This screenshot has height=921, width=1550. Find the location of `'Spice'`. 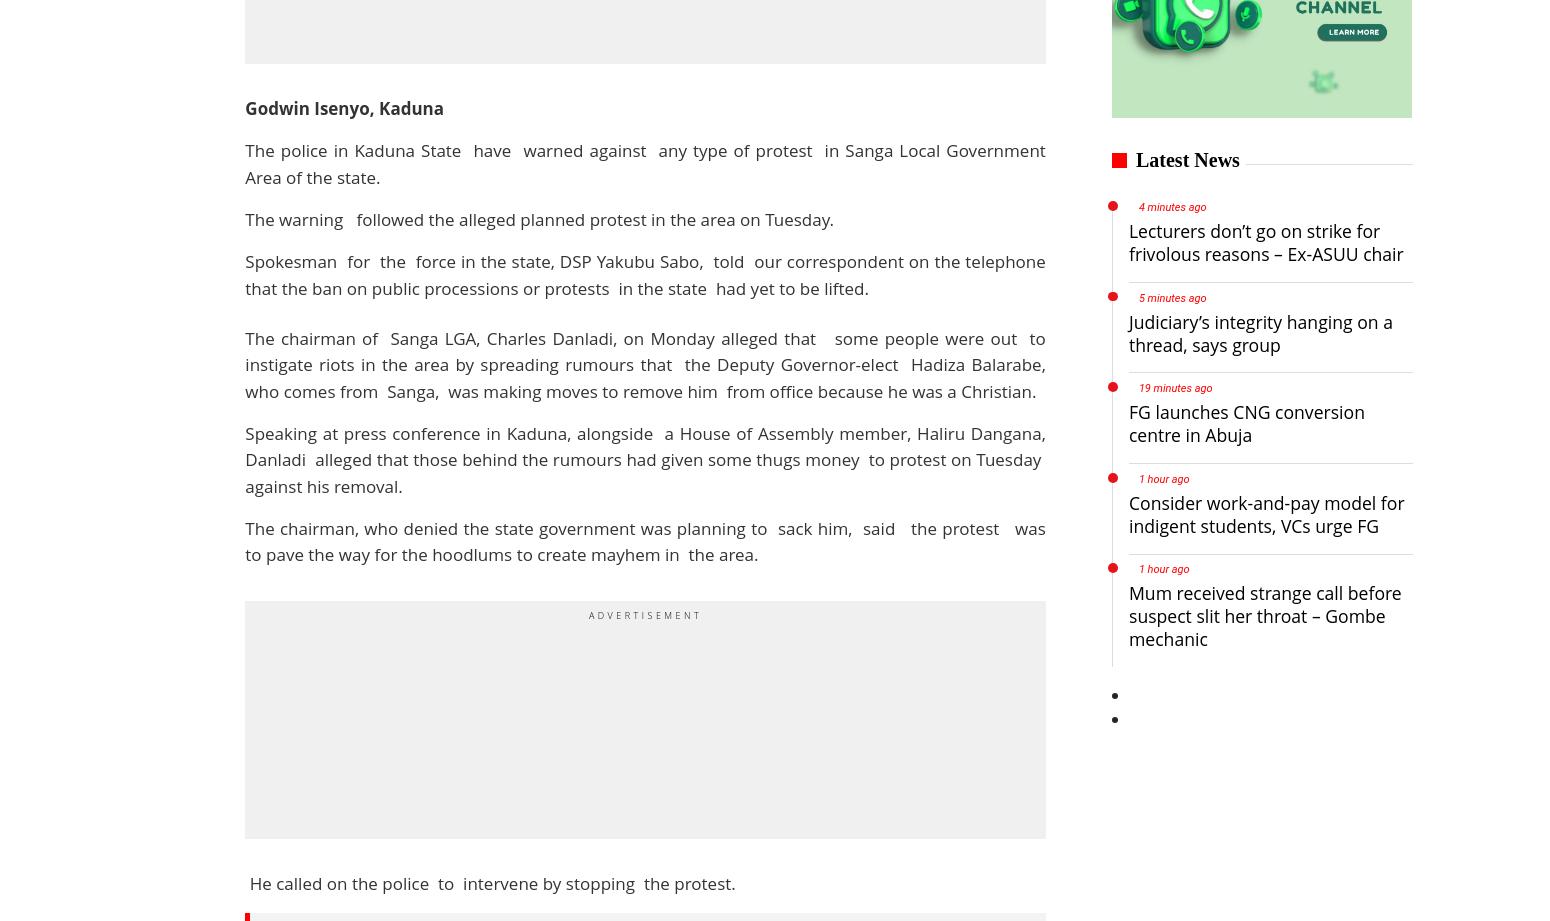

'Spice' is located at coordinates (730, 827).